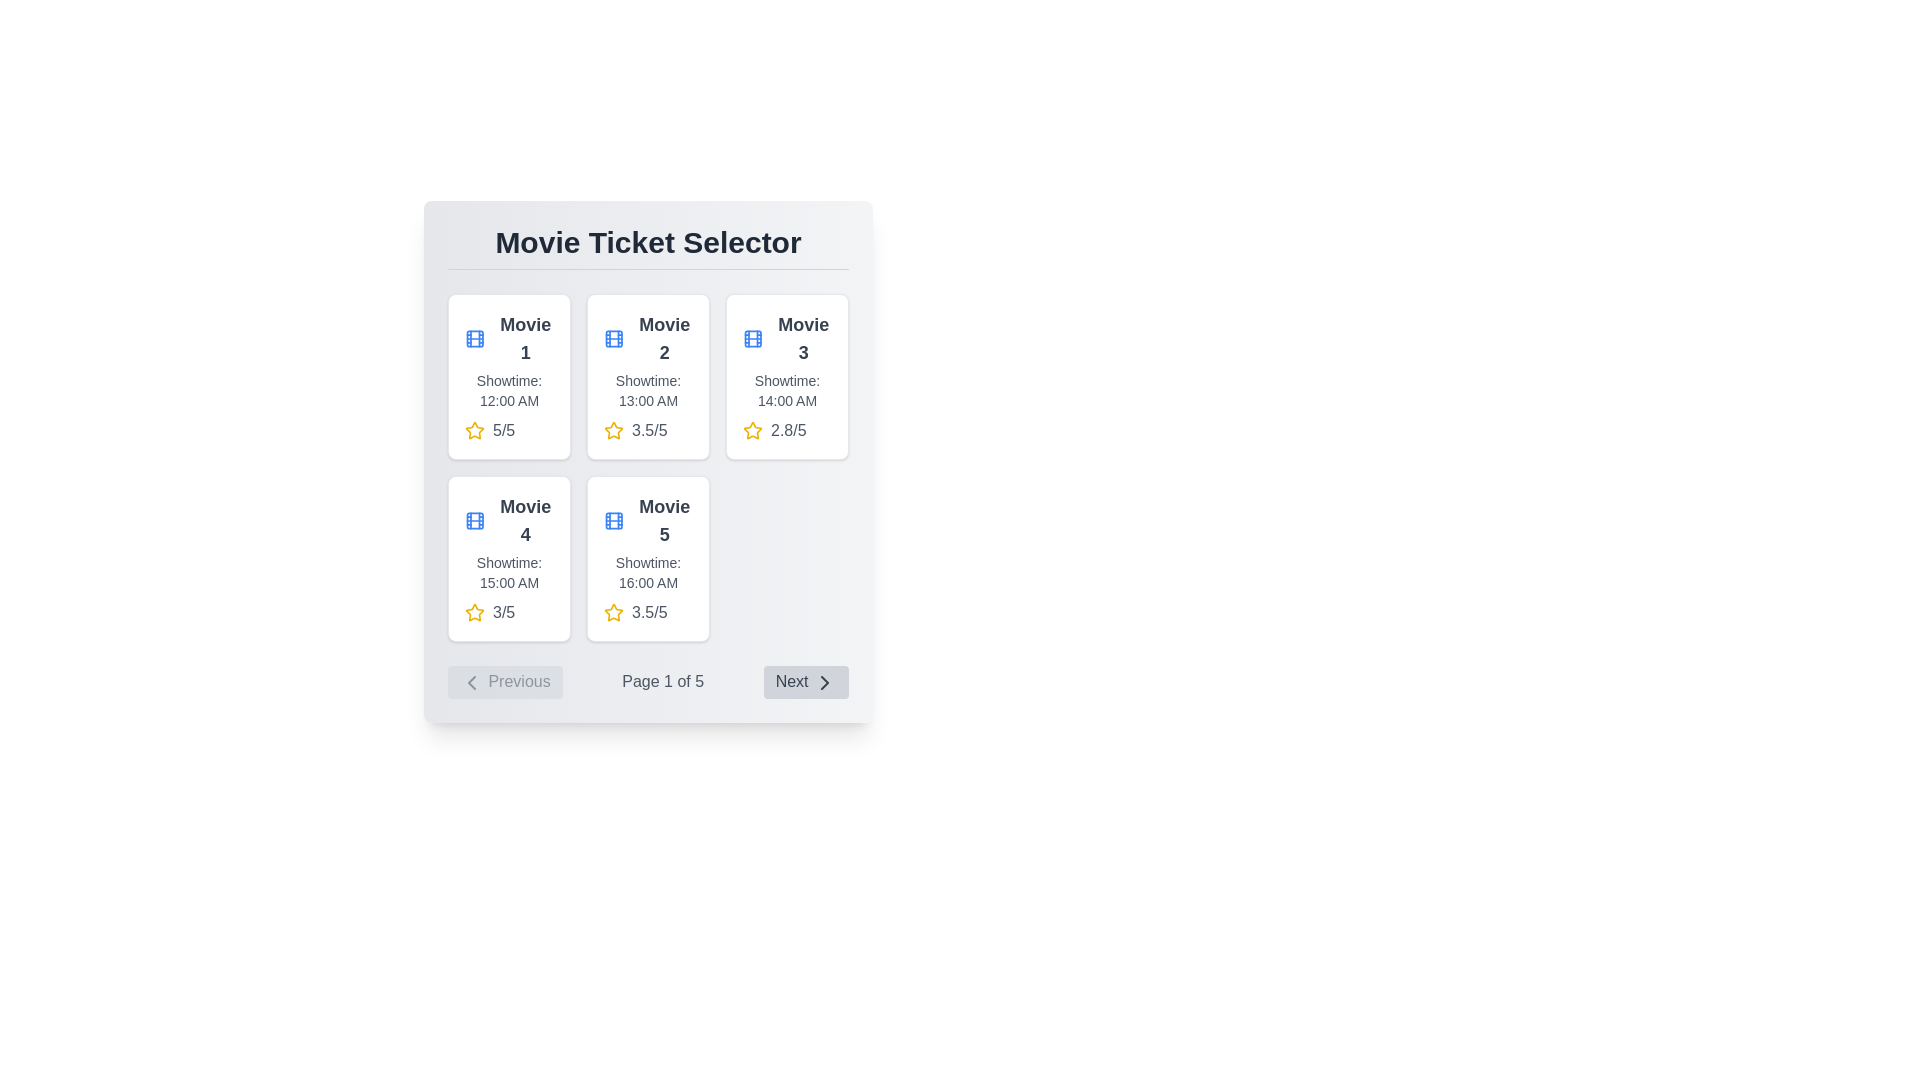 This screenshot has height=1080, width=1920. What do you see at coordinates (613, 338) in the screenshot?
I see `the small blue film strip icon located to the left of the 'Movie 2' title in the second card of the displayed movies` at bounding box center [613, 338].